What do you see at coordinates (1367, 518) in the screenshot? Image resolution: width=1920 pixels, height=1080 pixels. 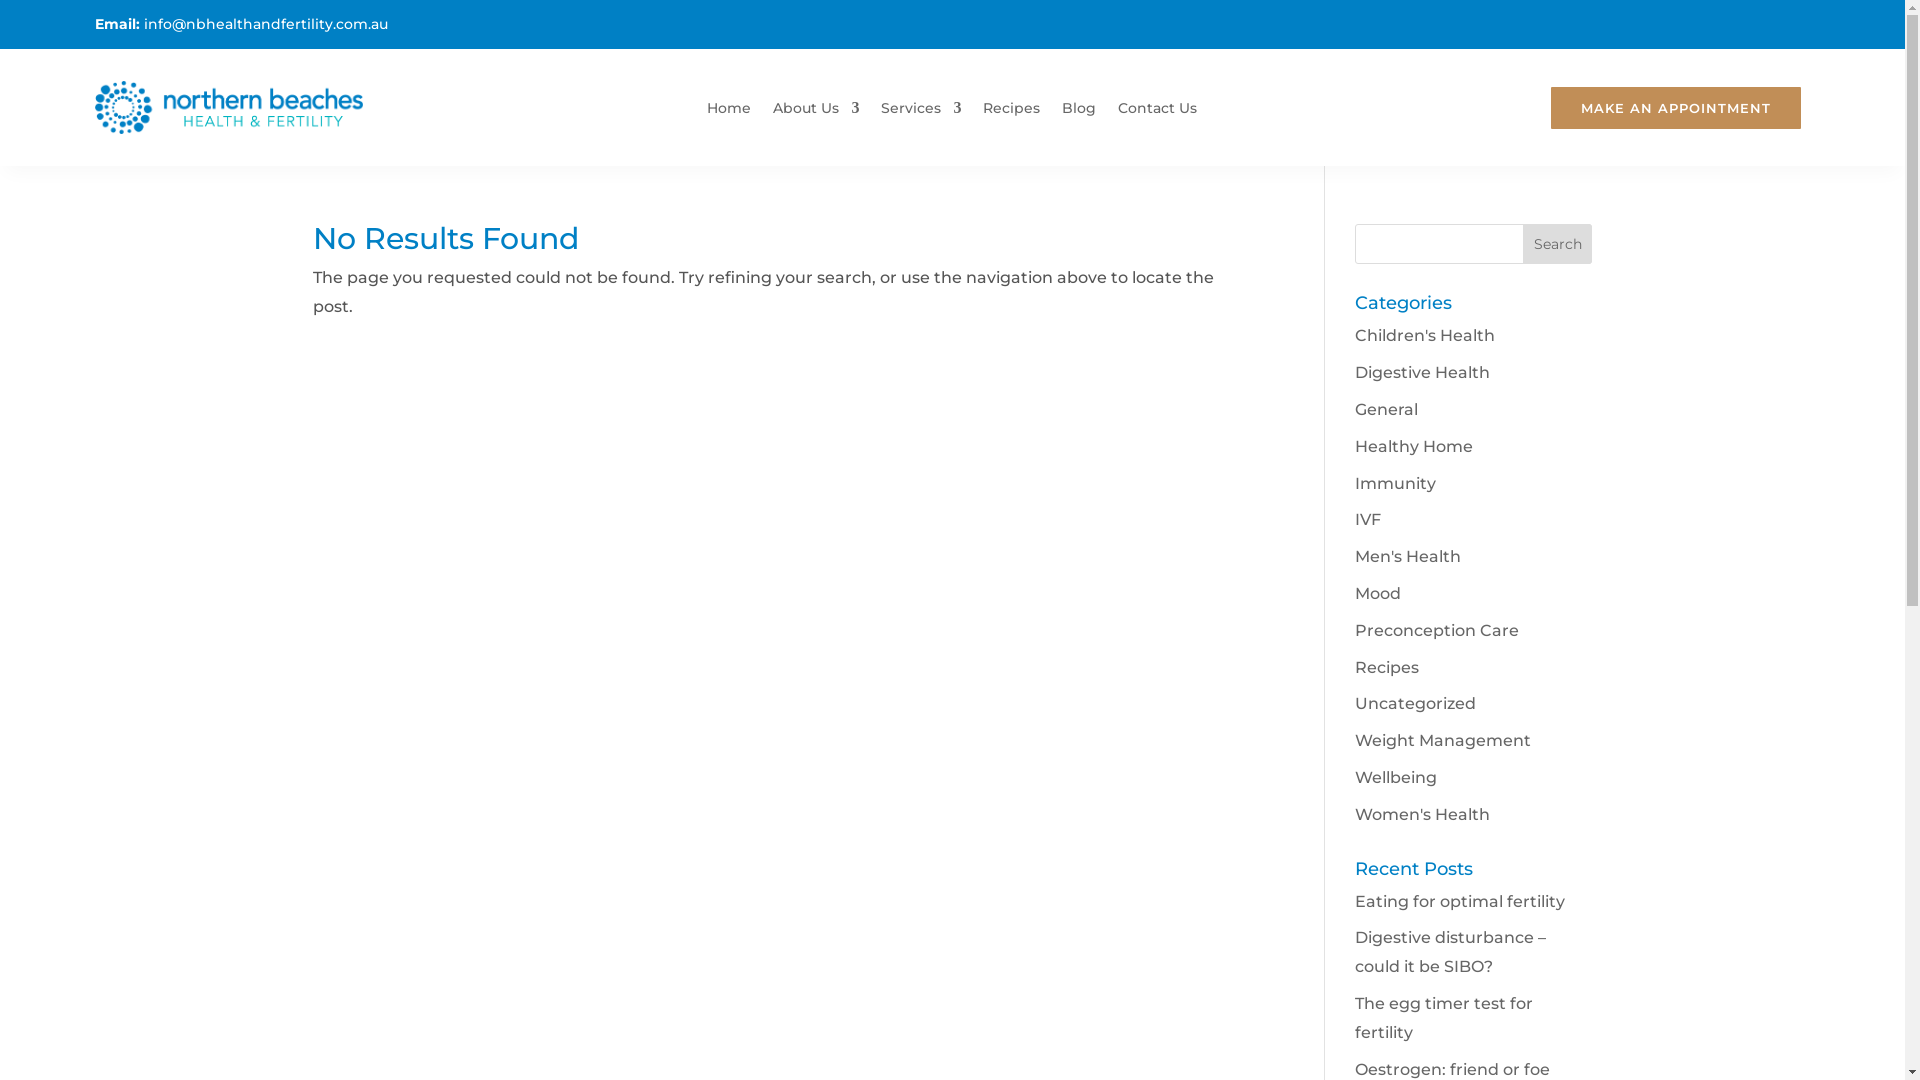 I see `'IVF'` at bounding box center [1367, 518].